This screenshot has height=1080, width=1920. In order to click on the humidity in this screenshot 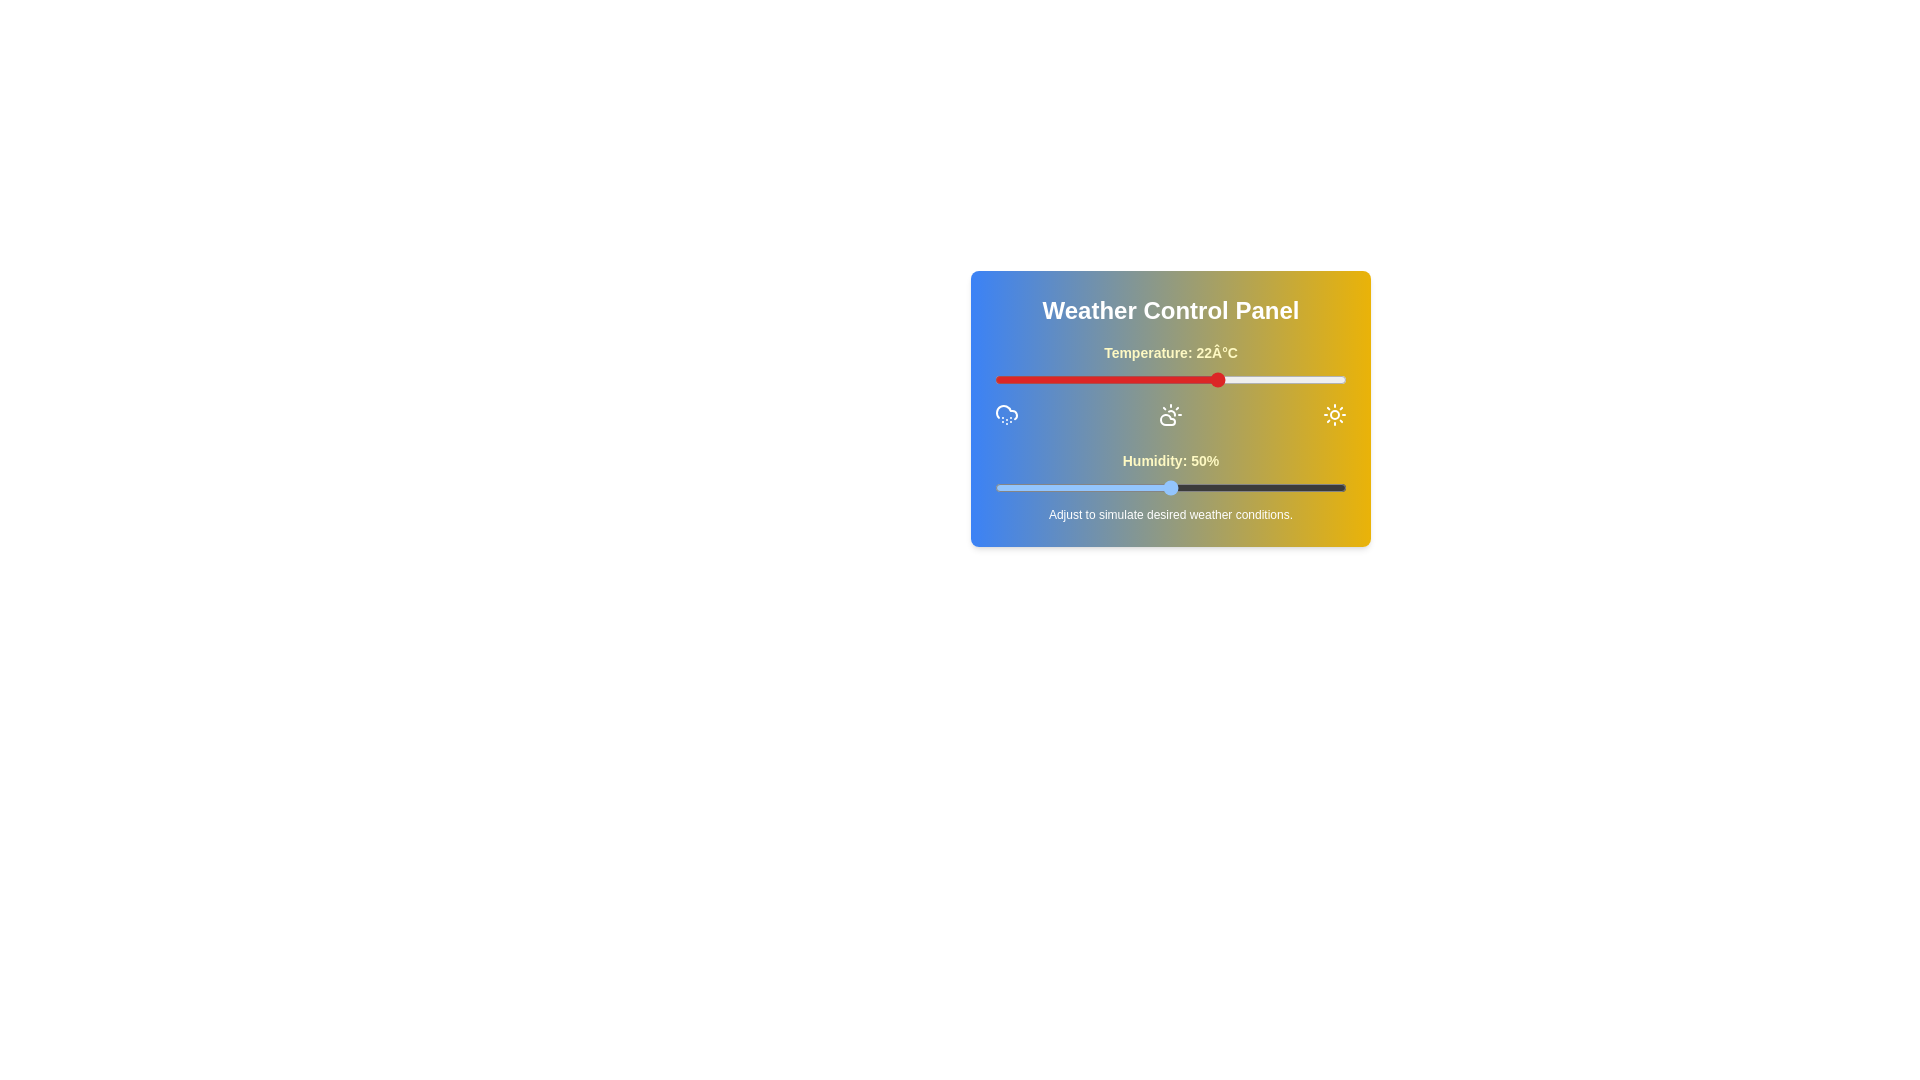, I will do `click(1156, 488)`.